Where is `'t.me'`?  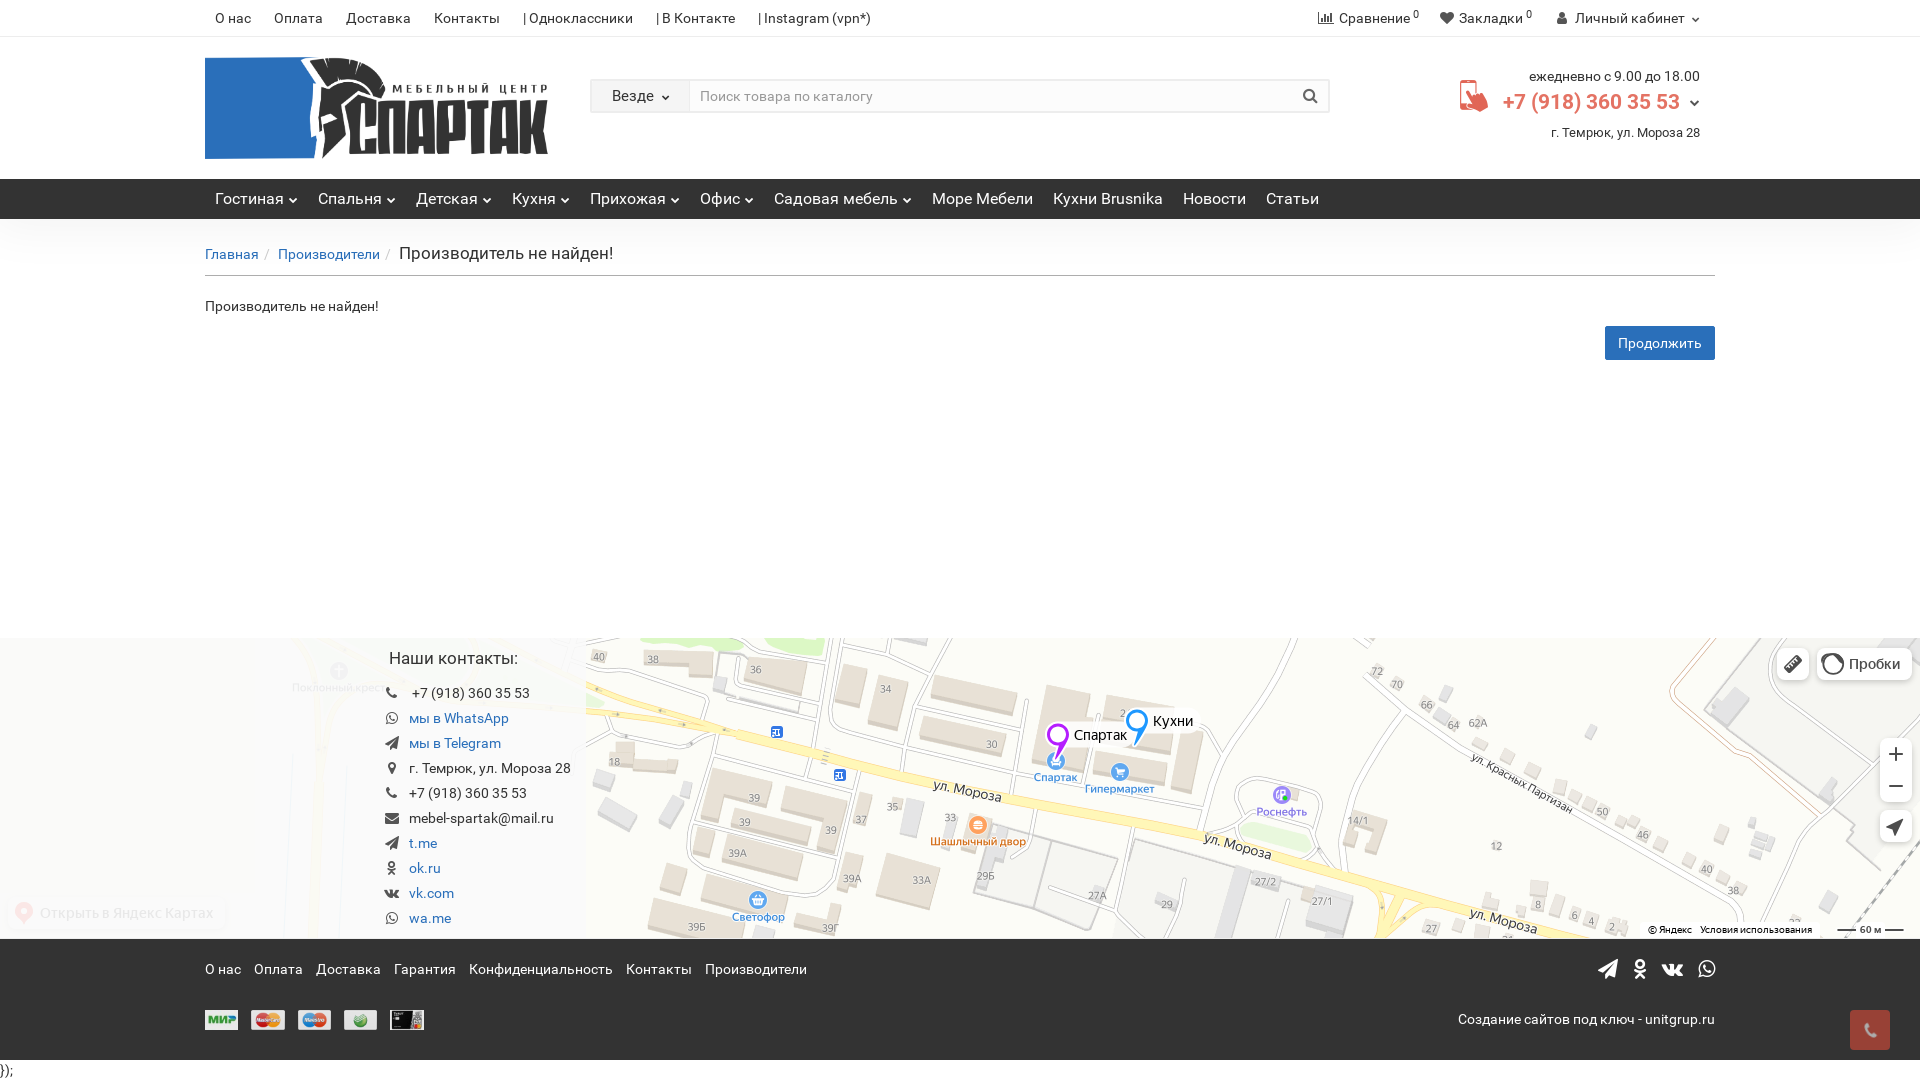
't.me' is located at coordinates (421, 843).